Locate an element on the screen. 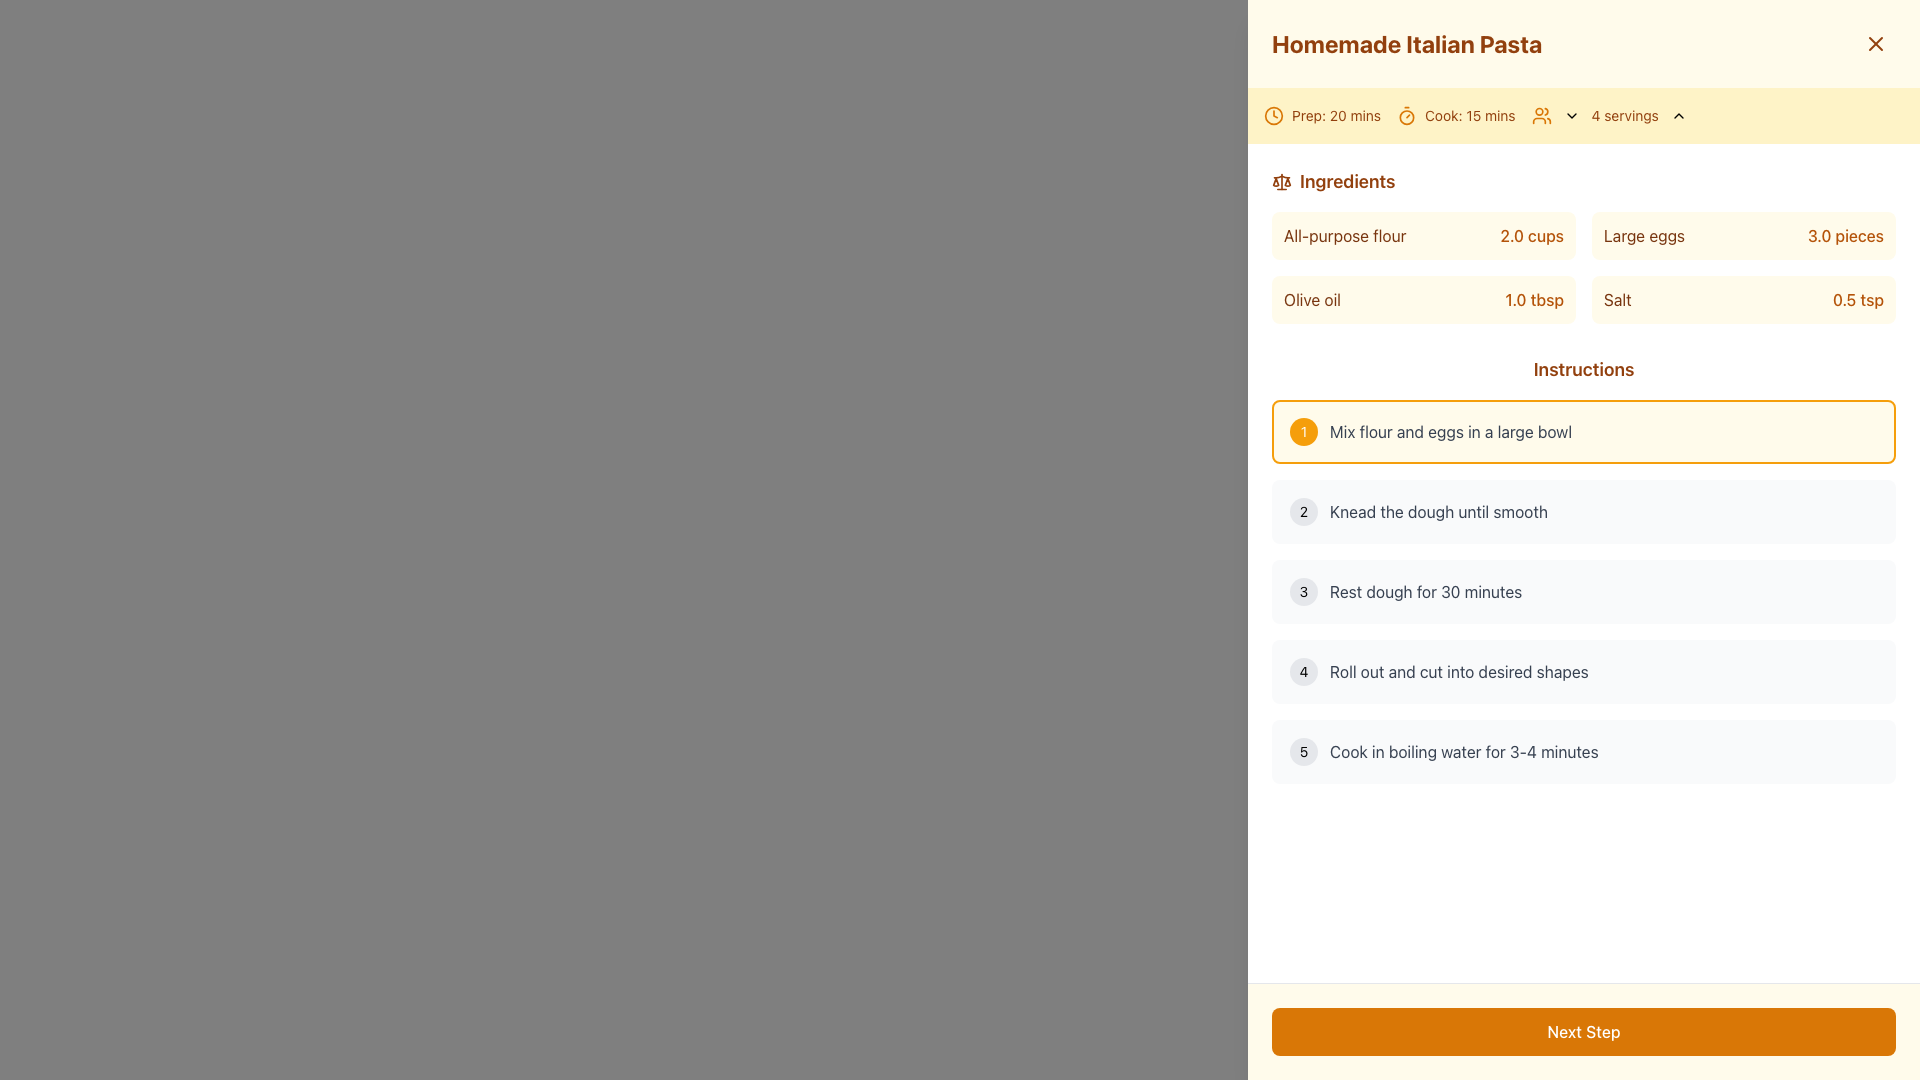 The width and height of the screenshot is (1920, 1080). the fifth instructional step in the recipe to mark it as completed, located in the 'Instructions' section below step 4 and above the 'Next Step' button is located at coordinates (1583, 752).